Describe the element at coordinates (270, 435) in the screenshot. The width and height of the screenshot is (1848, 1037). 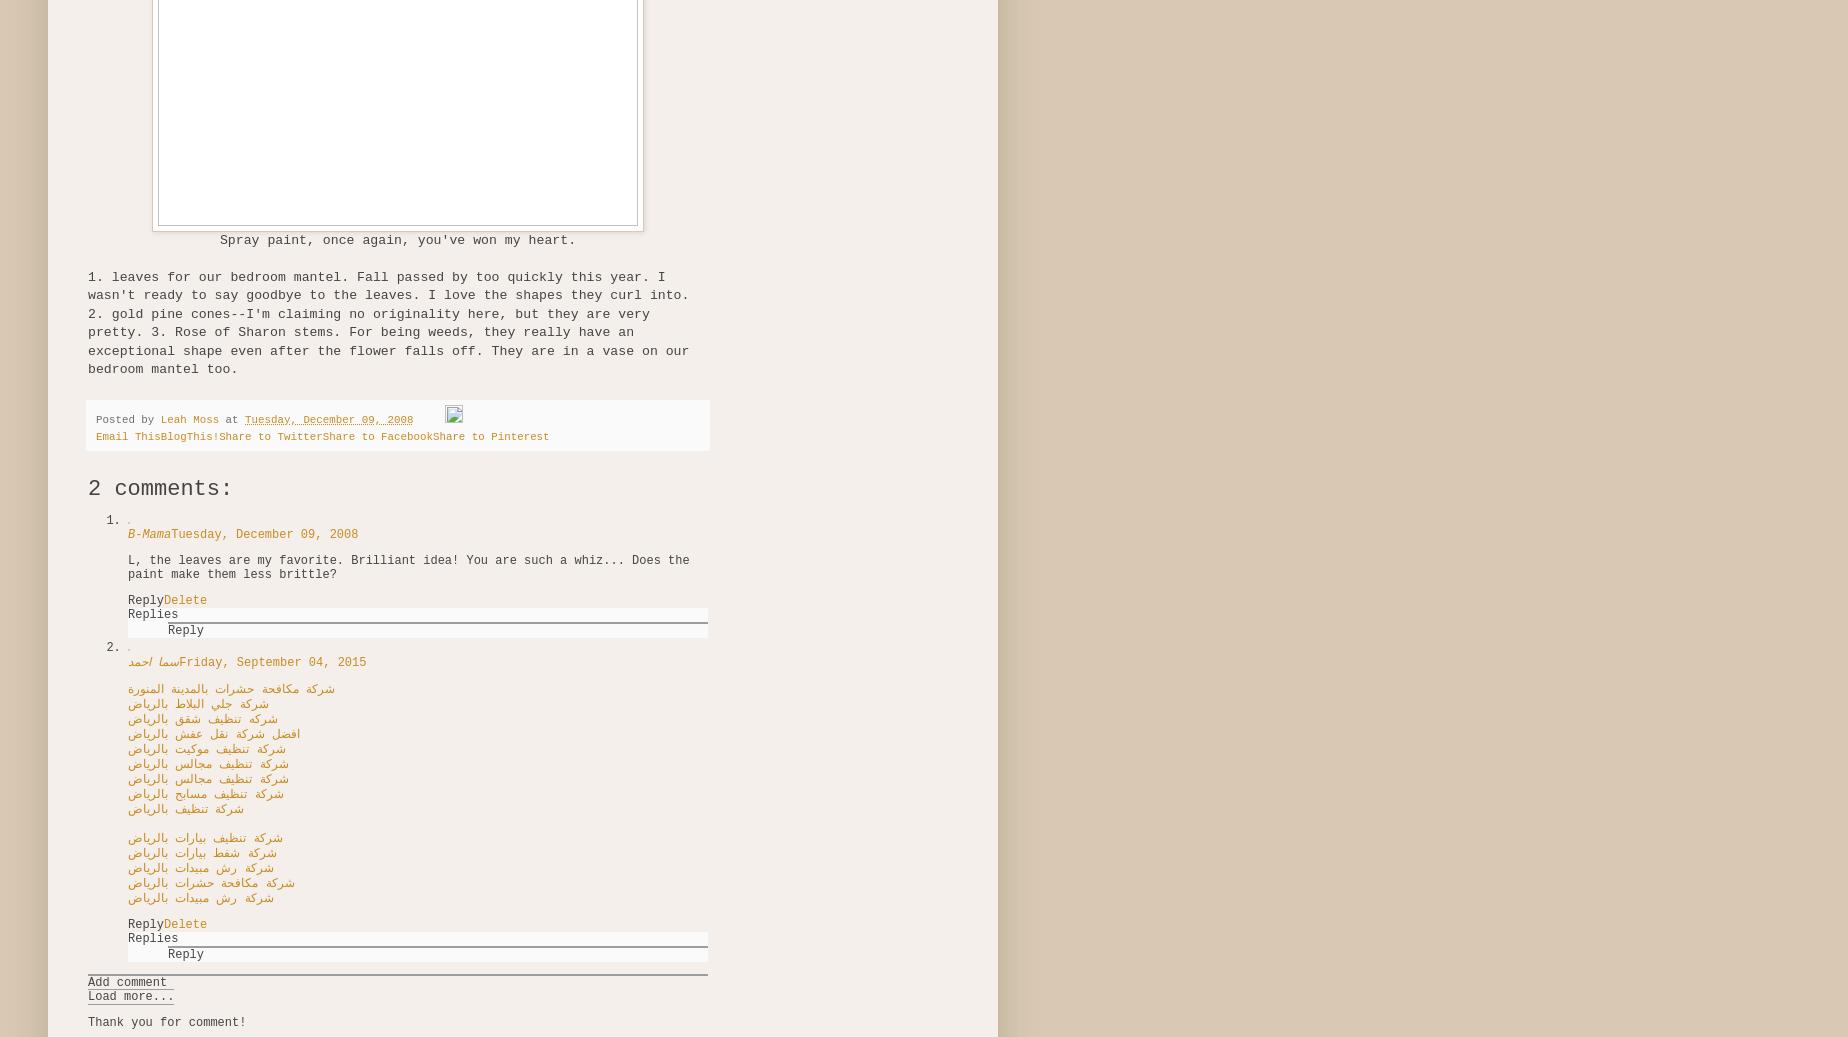
I see `'Share to Twitter'` at that location.